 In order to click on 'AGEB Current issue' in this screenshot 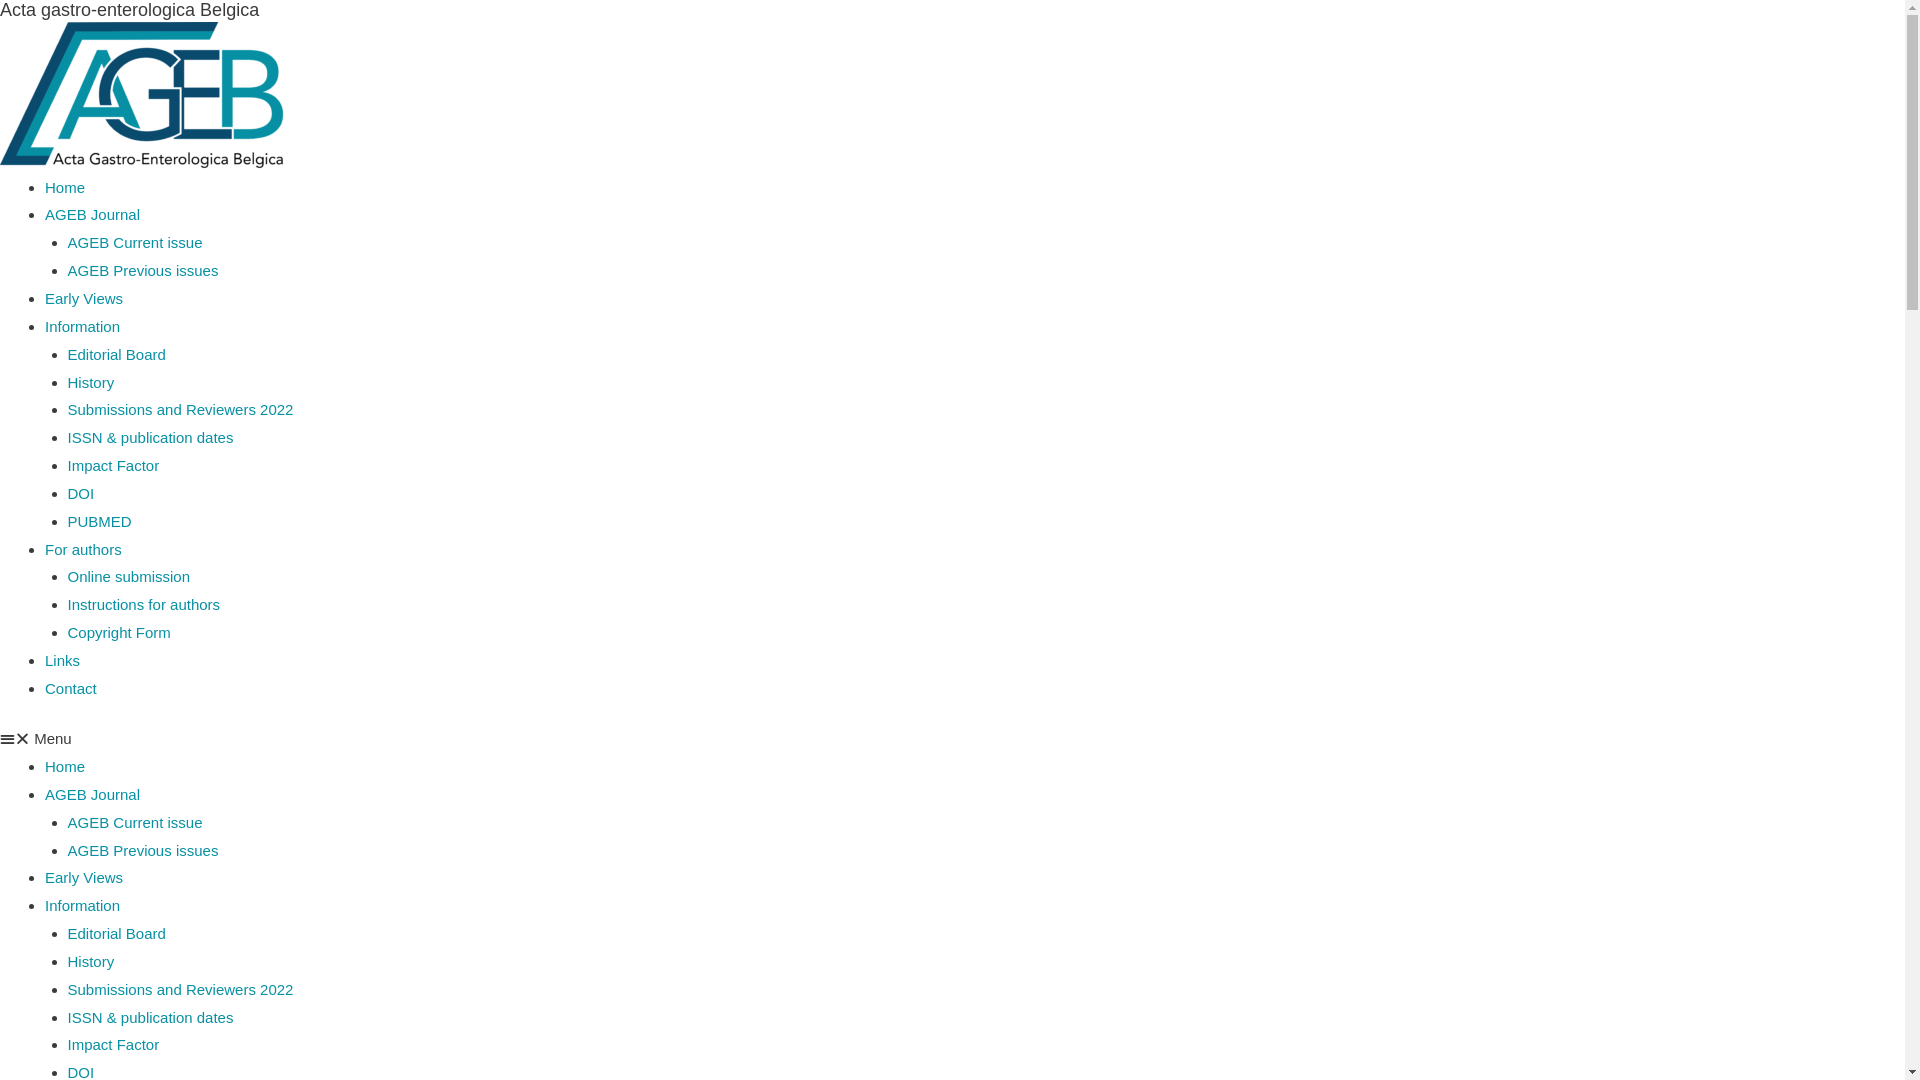, I will do `click(134, 241)`.